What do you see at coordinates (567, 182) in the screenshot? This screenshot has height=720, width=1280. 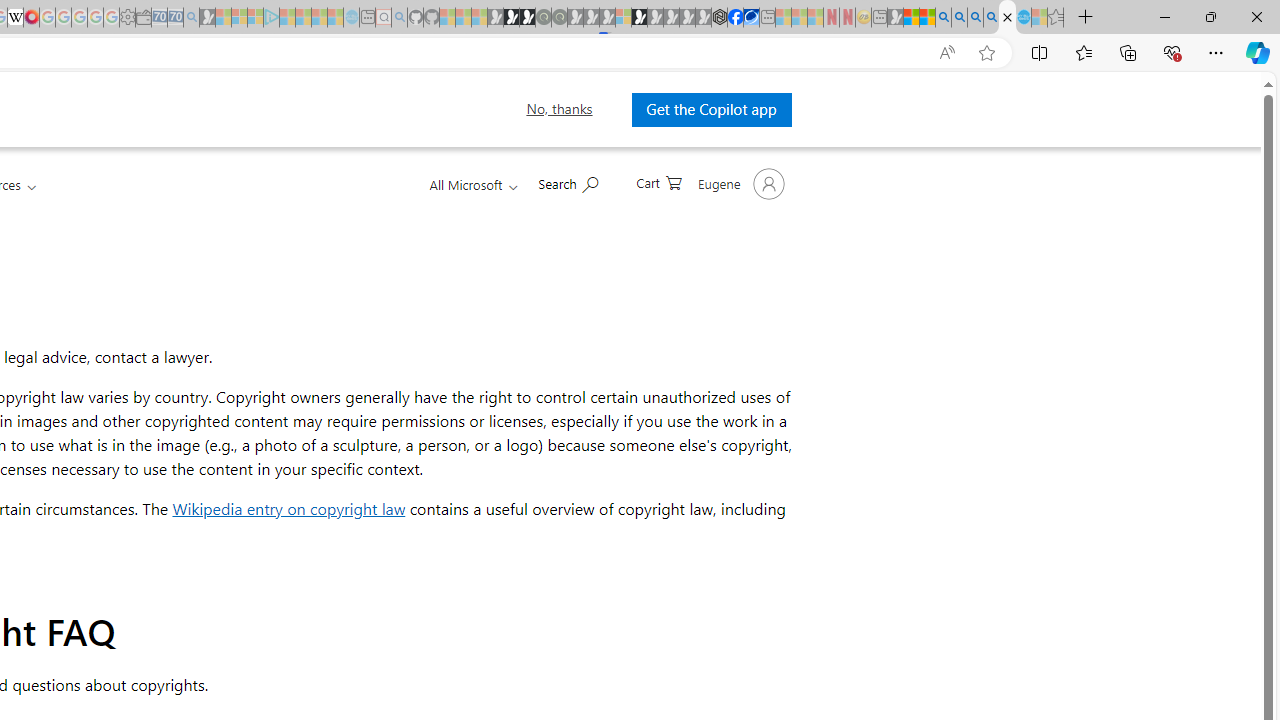 I see `'Search Microsoft Legal Resources'` at bounding box center [567, 182].